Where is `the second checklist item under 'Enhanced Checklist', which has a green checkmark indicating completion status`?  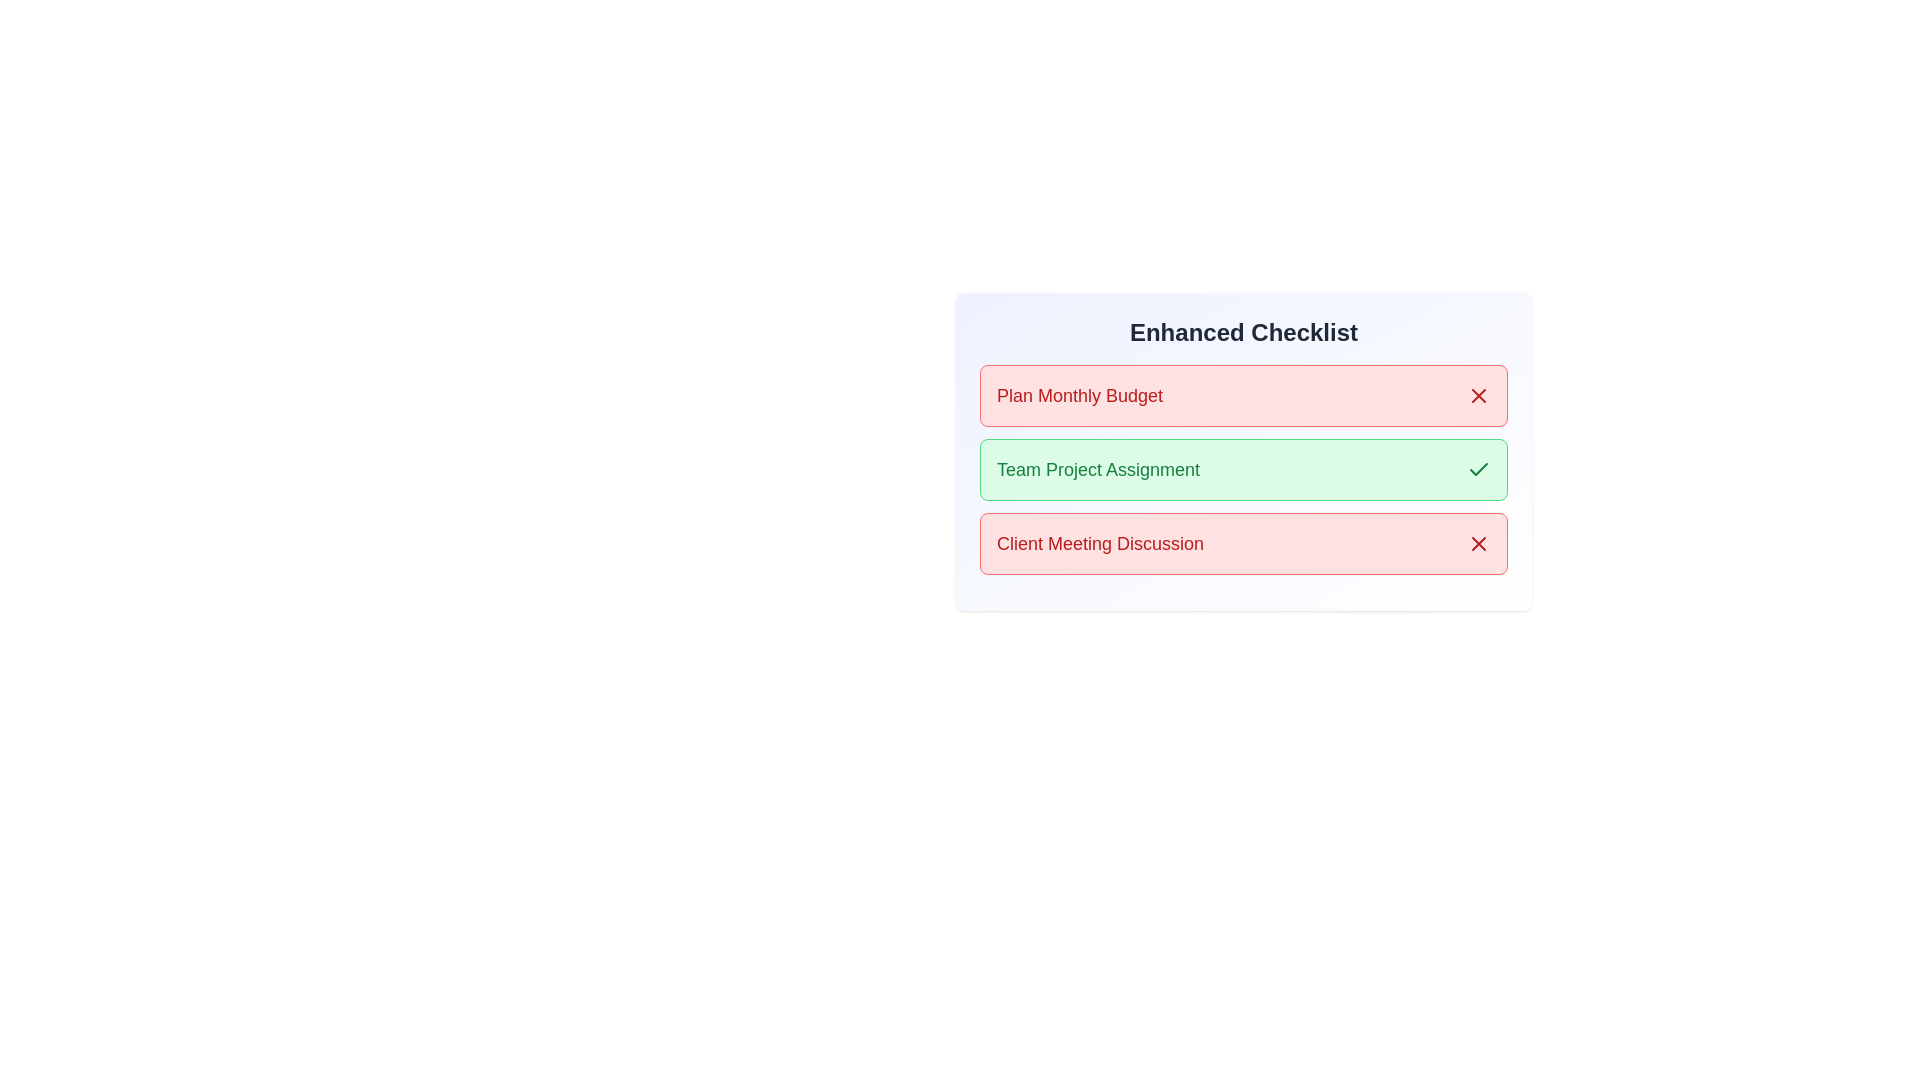 the second checklist item under 'Enhanced Checklist', which has a green checkmark indicating completion status is located at coordinates (1242, 470).